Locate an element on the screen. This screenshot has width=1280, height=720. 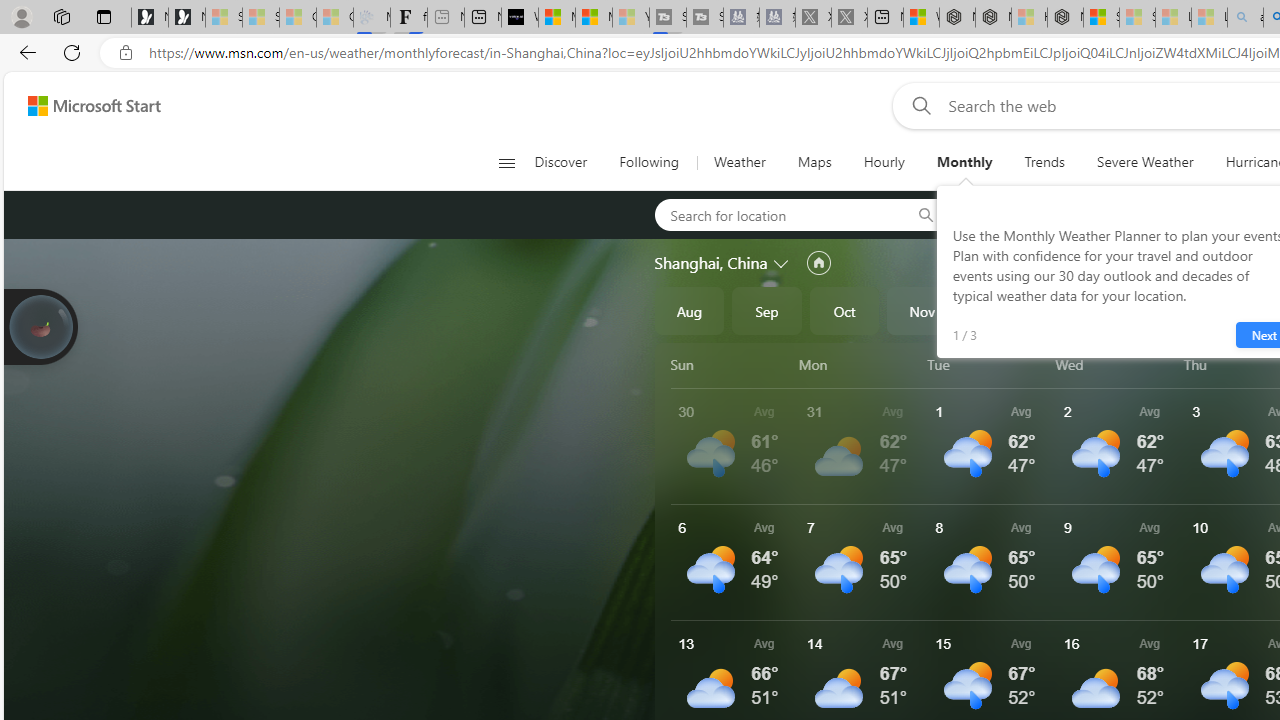
'amazon - Search - Sleeping' is located at coordinates (1244, 17).